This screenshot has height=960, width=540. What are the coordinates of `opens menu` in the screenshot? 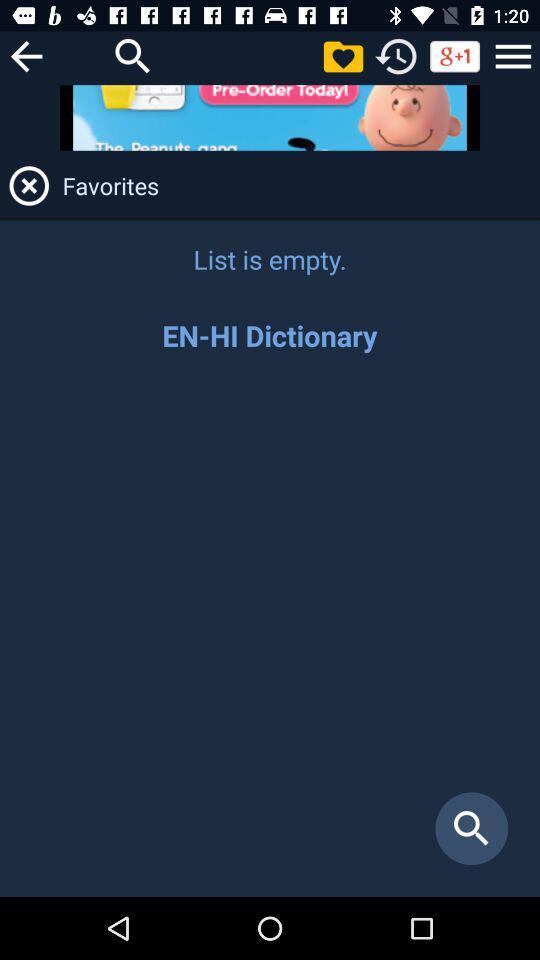 It's located at (513, 55).